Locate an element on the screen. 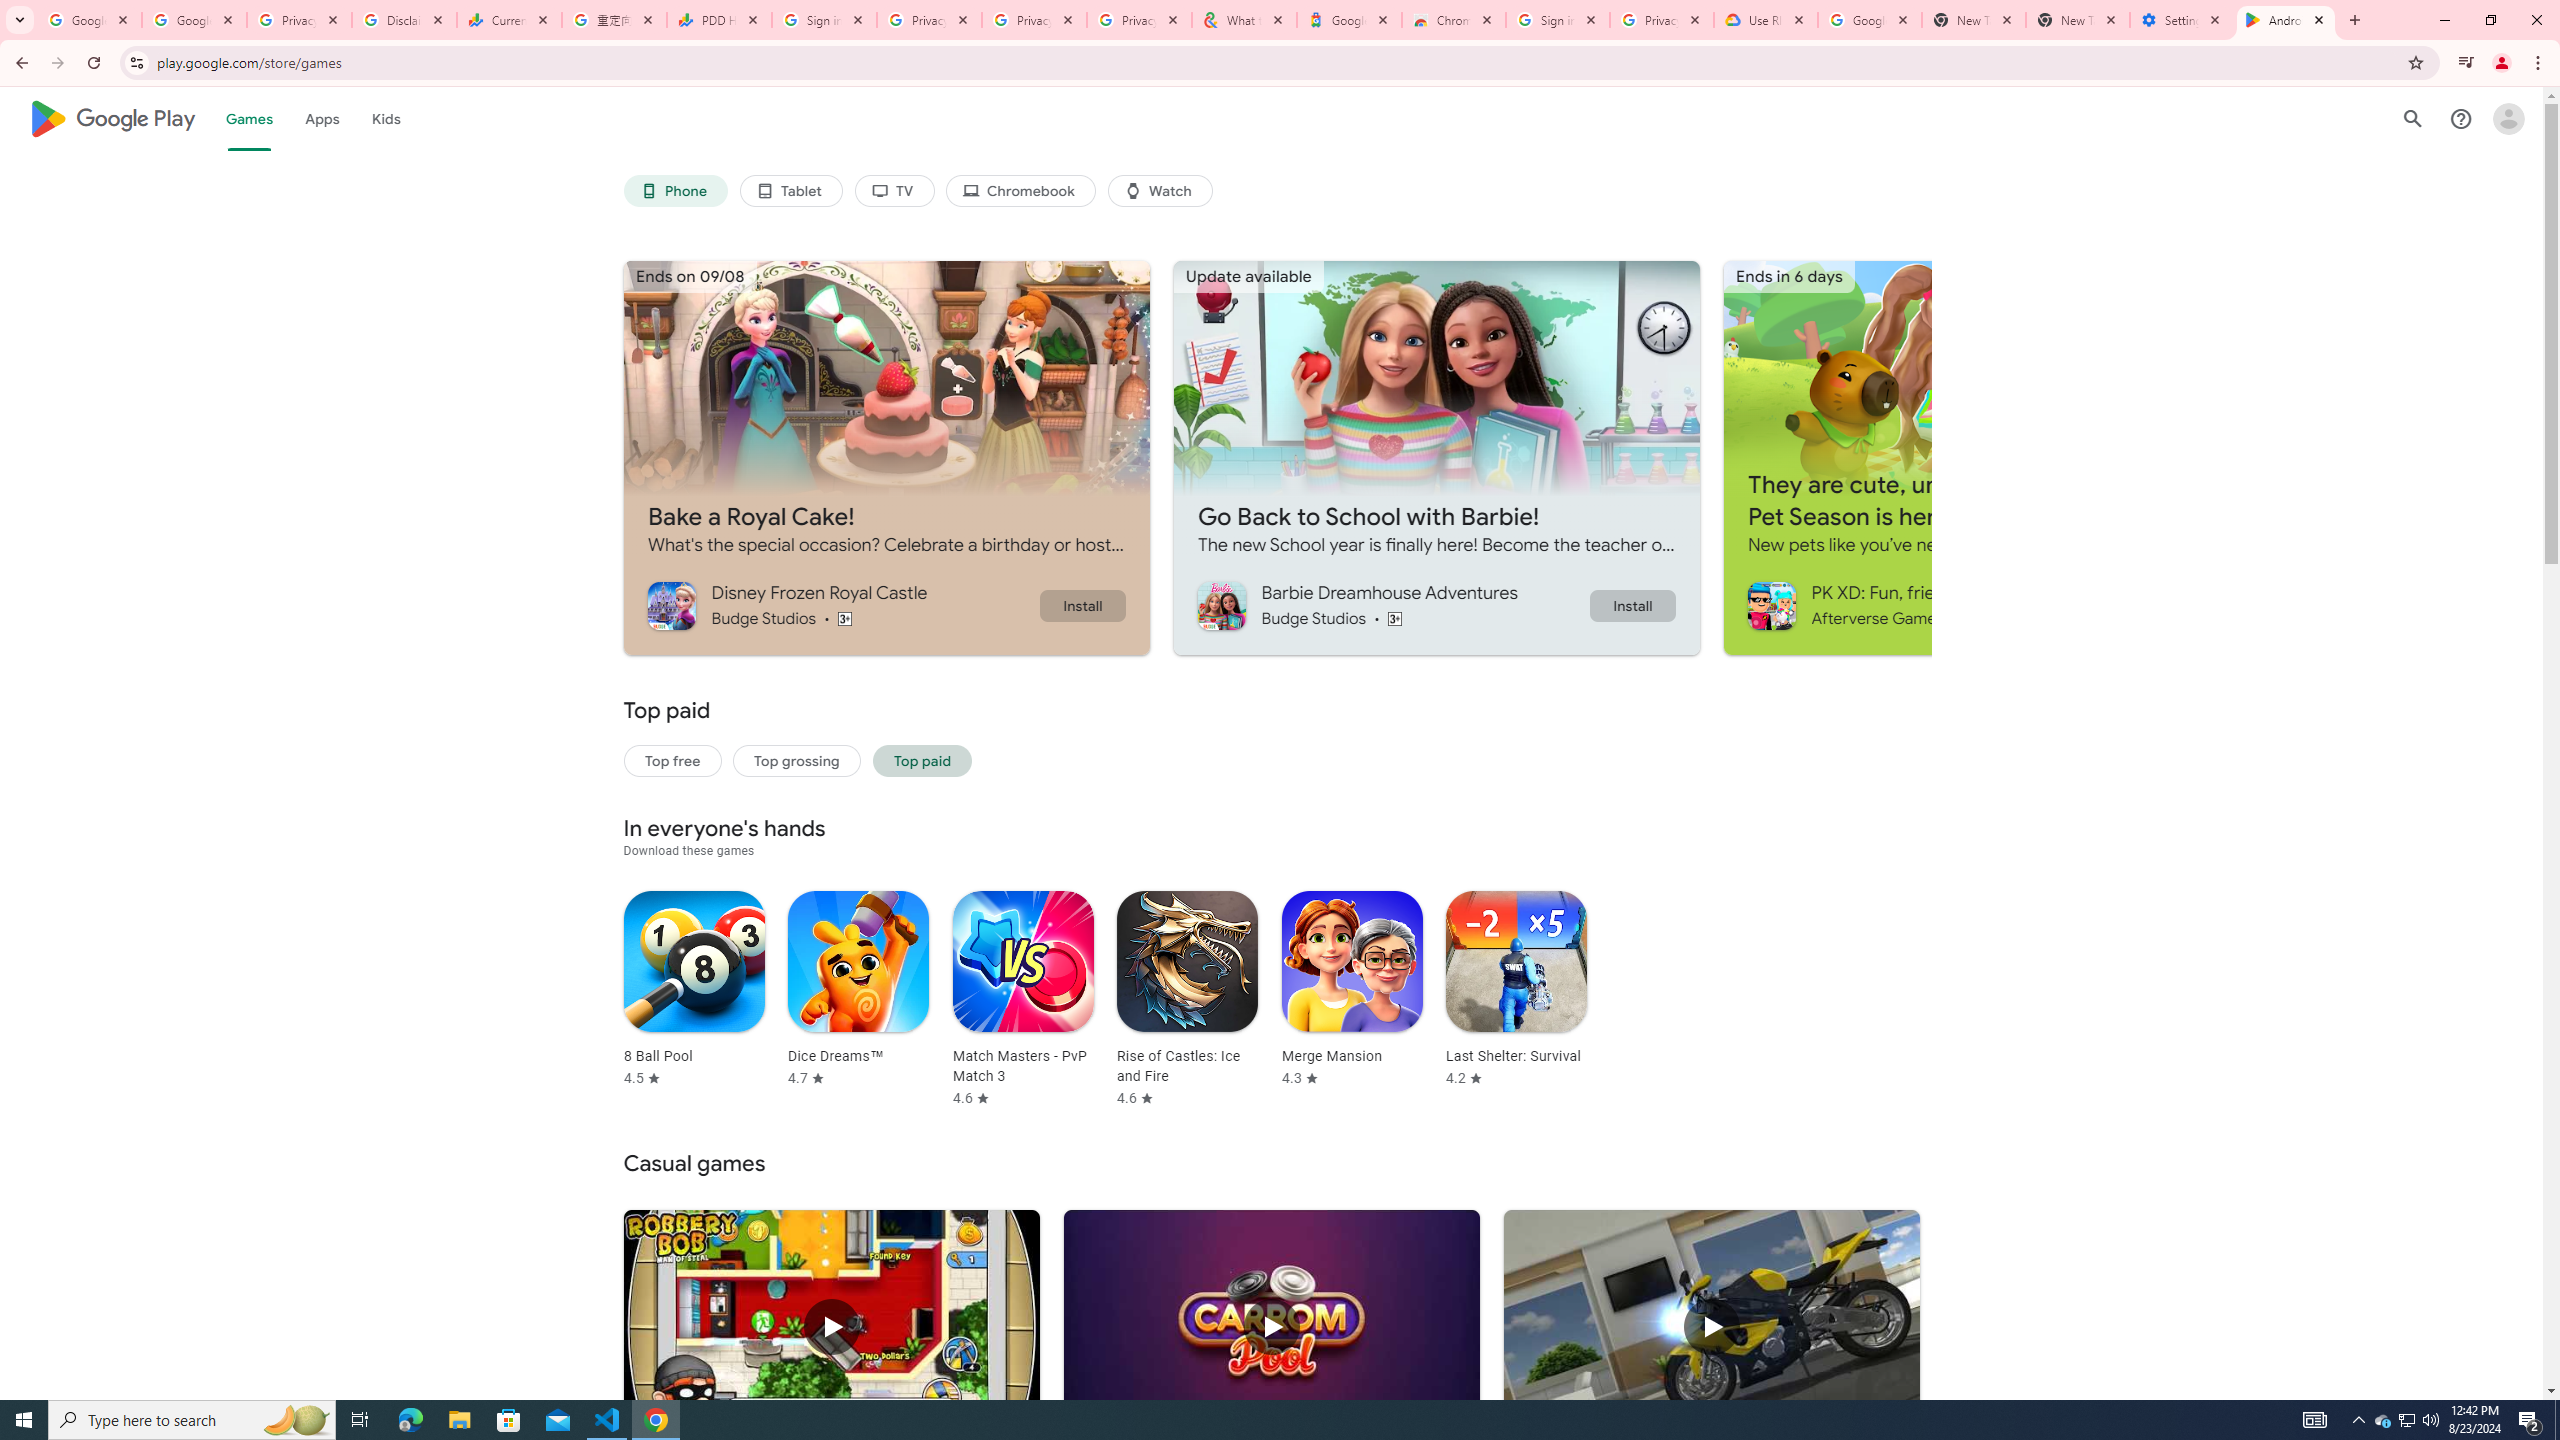 This screenshot has height=1440, width=2560. 'Top paid' is located at coordinates (921, 761).